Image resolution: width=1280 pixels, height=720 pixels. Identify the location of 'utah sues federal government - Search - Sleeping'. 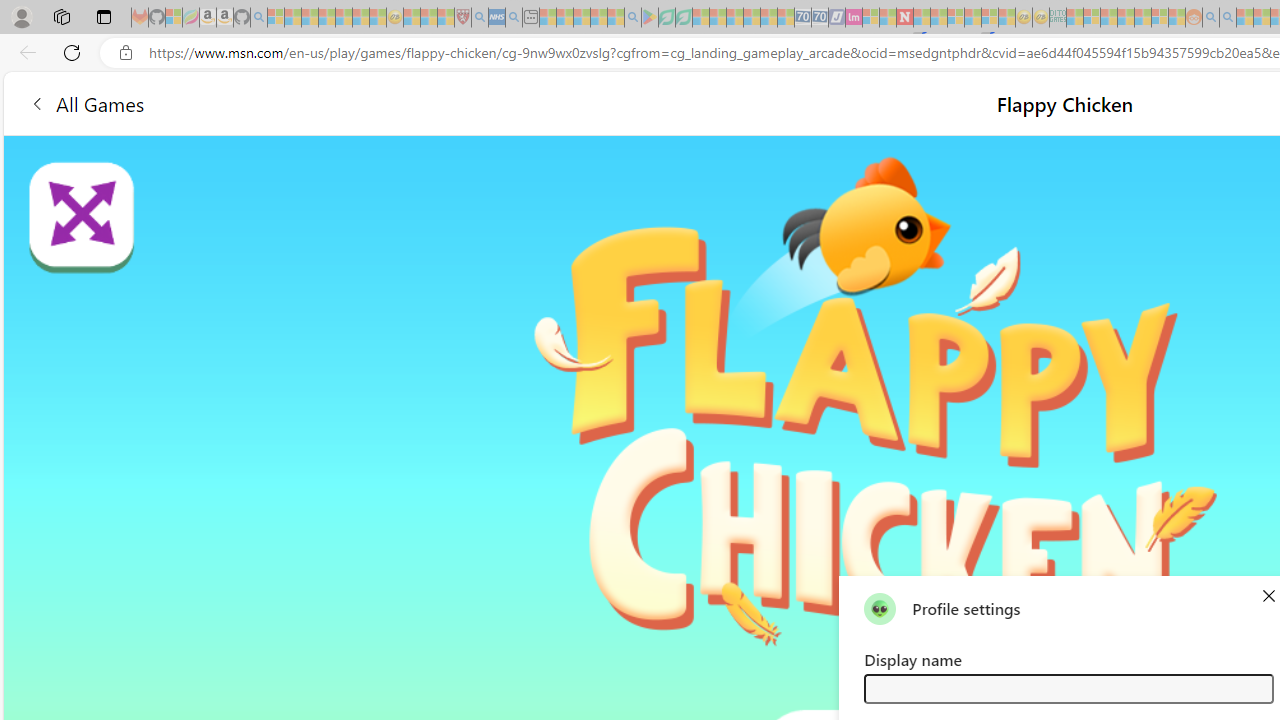
(513, 17).